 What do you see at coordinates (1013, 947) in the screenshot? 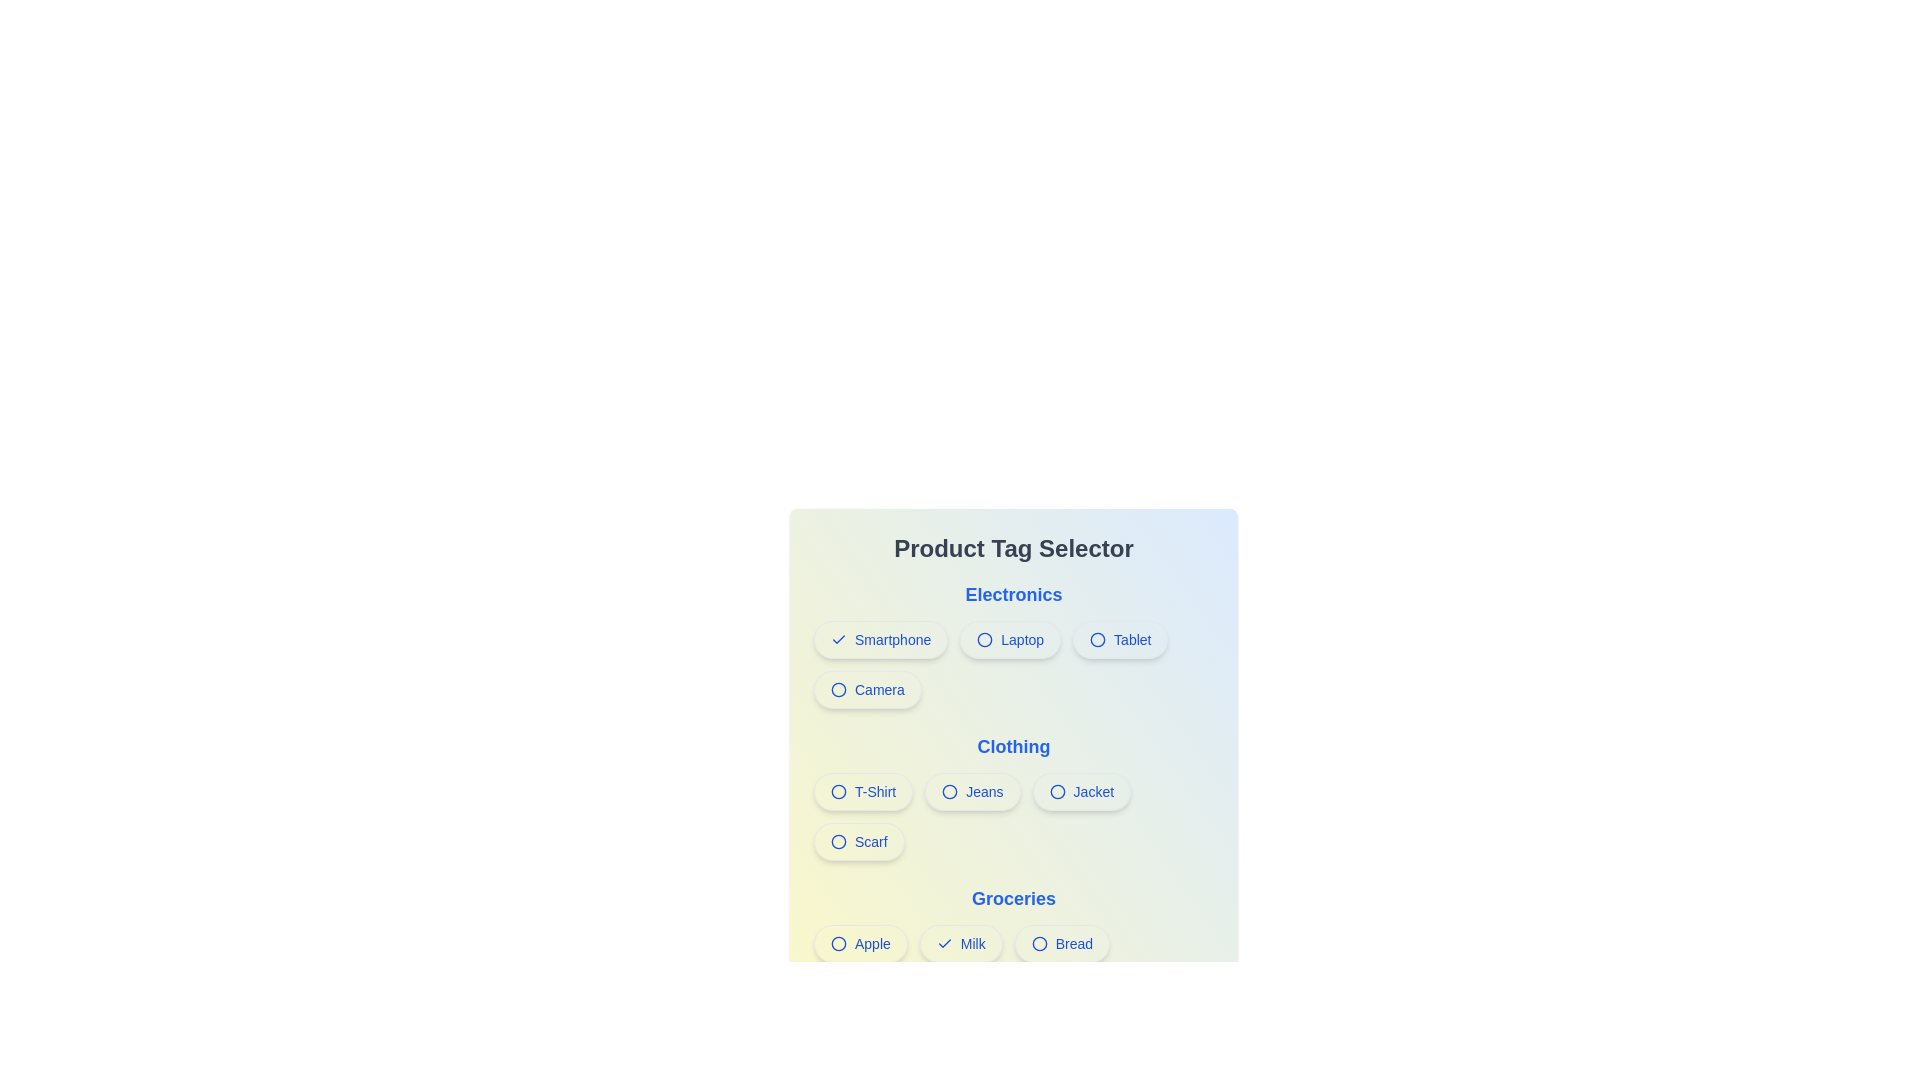
I see `the circular button labeled 'Bread'` at bounding box center [1013, 947].